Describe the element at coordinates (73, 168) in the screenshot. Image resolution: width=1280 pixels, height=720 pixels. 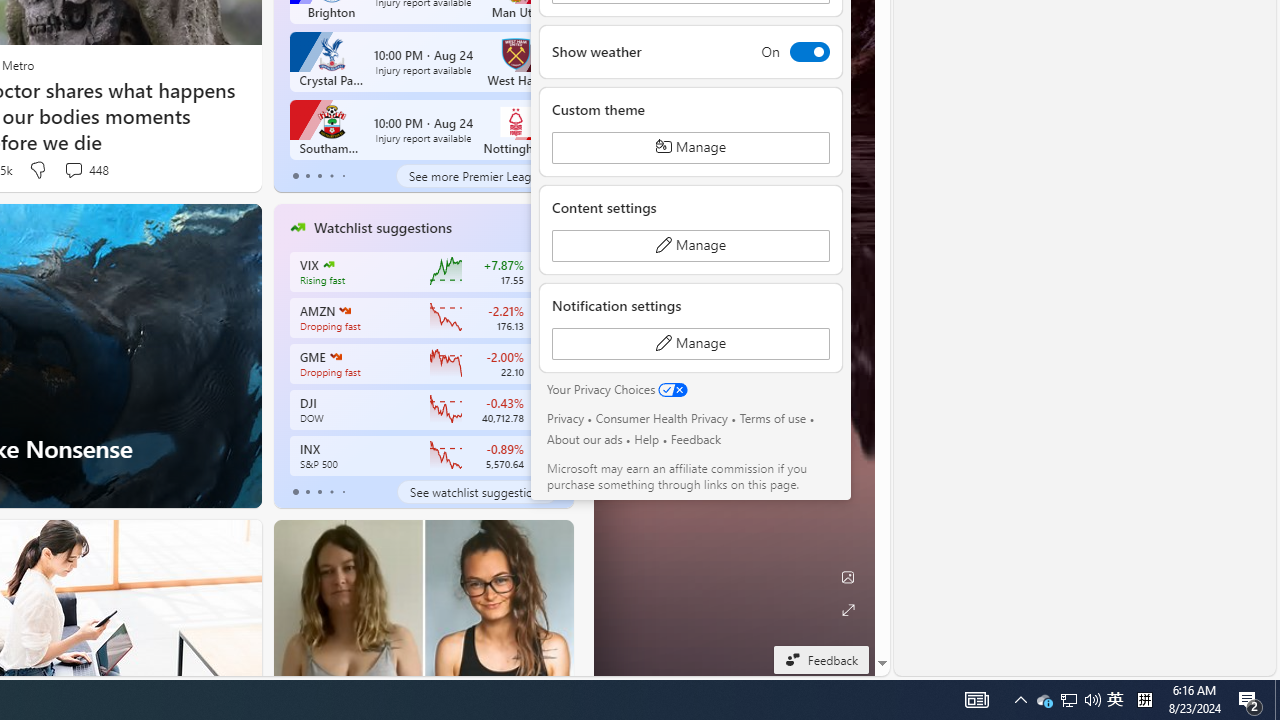
I see `'View comments 448 Comment'` at that location.